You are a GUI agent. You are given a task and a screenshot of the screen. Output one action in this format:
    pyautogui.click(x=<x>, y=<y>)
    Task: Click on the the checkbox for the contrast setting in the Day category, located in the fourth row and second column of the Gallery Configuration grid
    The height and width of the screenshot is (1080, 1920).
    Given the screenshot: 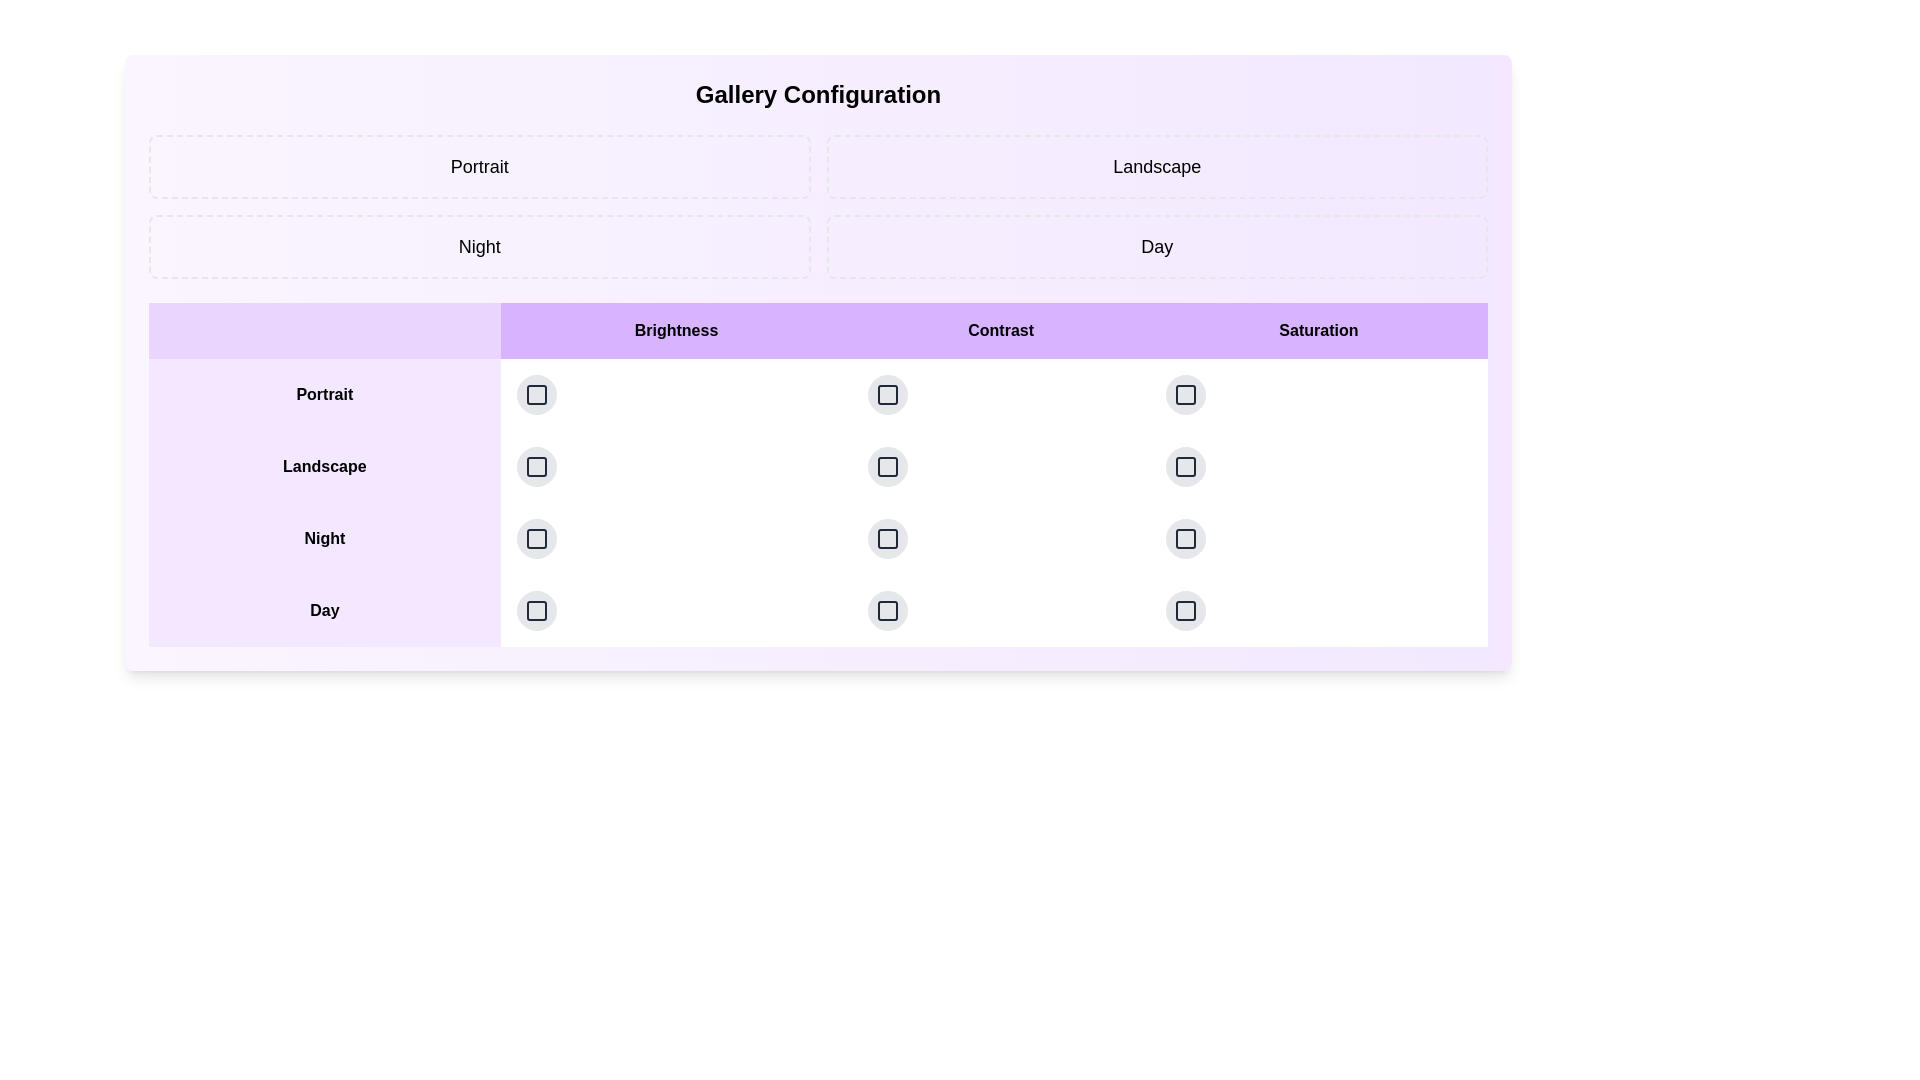 What is the action you would take?
    pyautogui.click(x=887, y=609)
    